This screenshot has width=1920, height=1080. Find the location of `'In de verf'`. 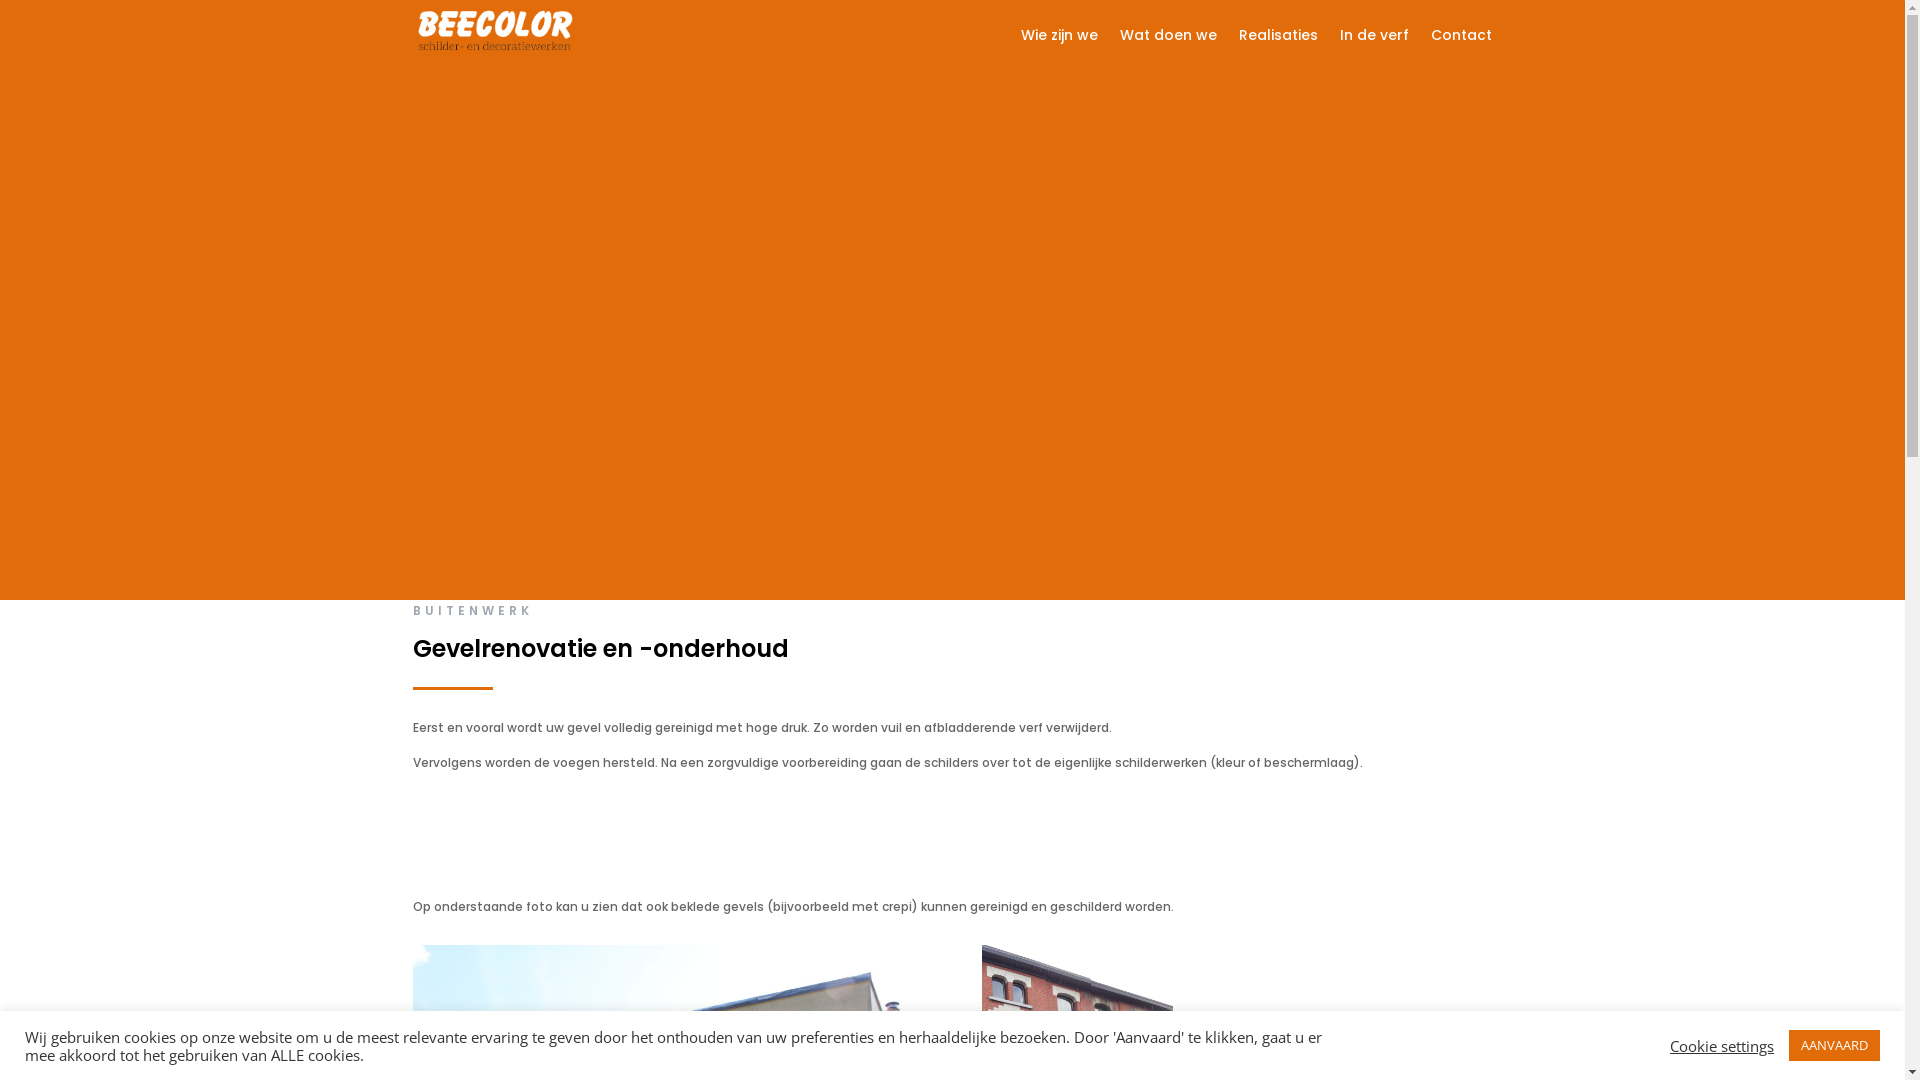

'In de verf' is located at coordinates (1373, 38).